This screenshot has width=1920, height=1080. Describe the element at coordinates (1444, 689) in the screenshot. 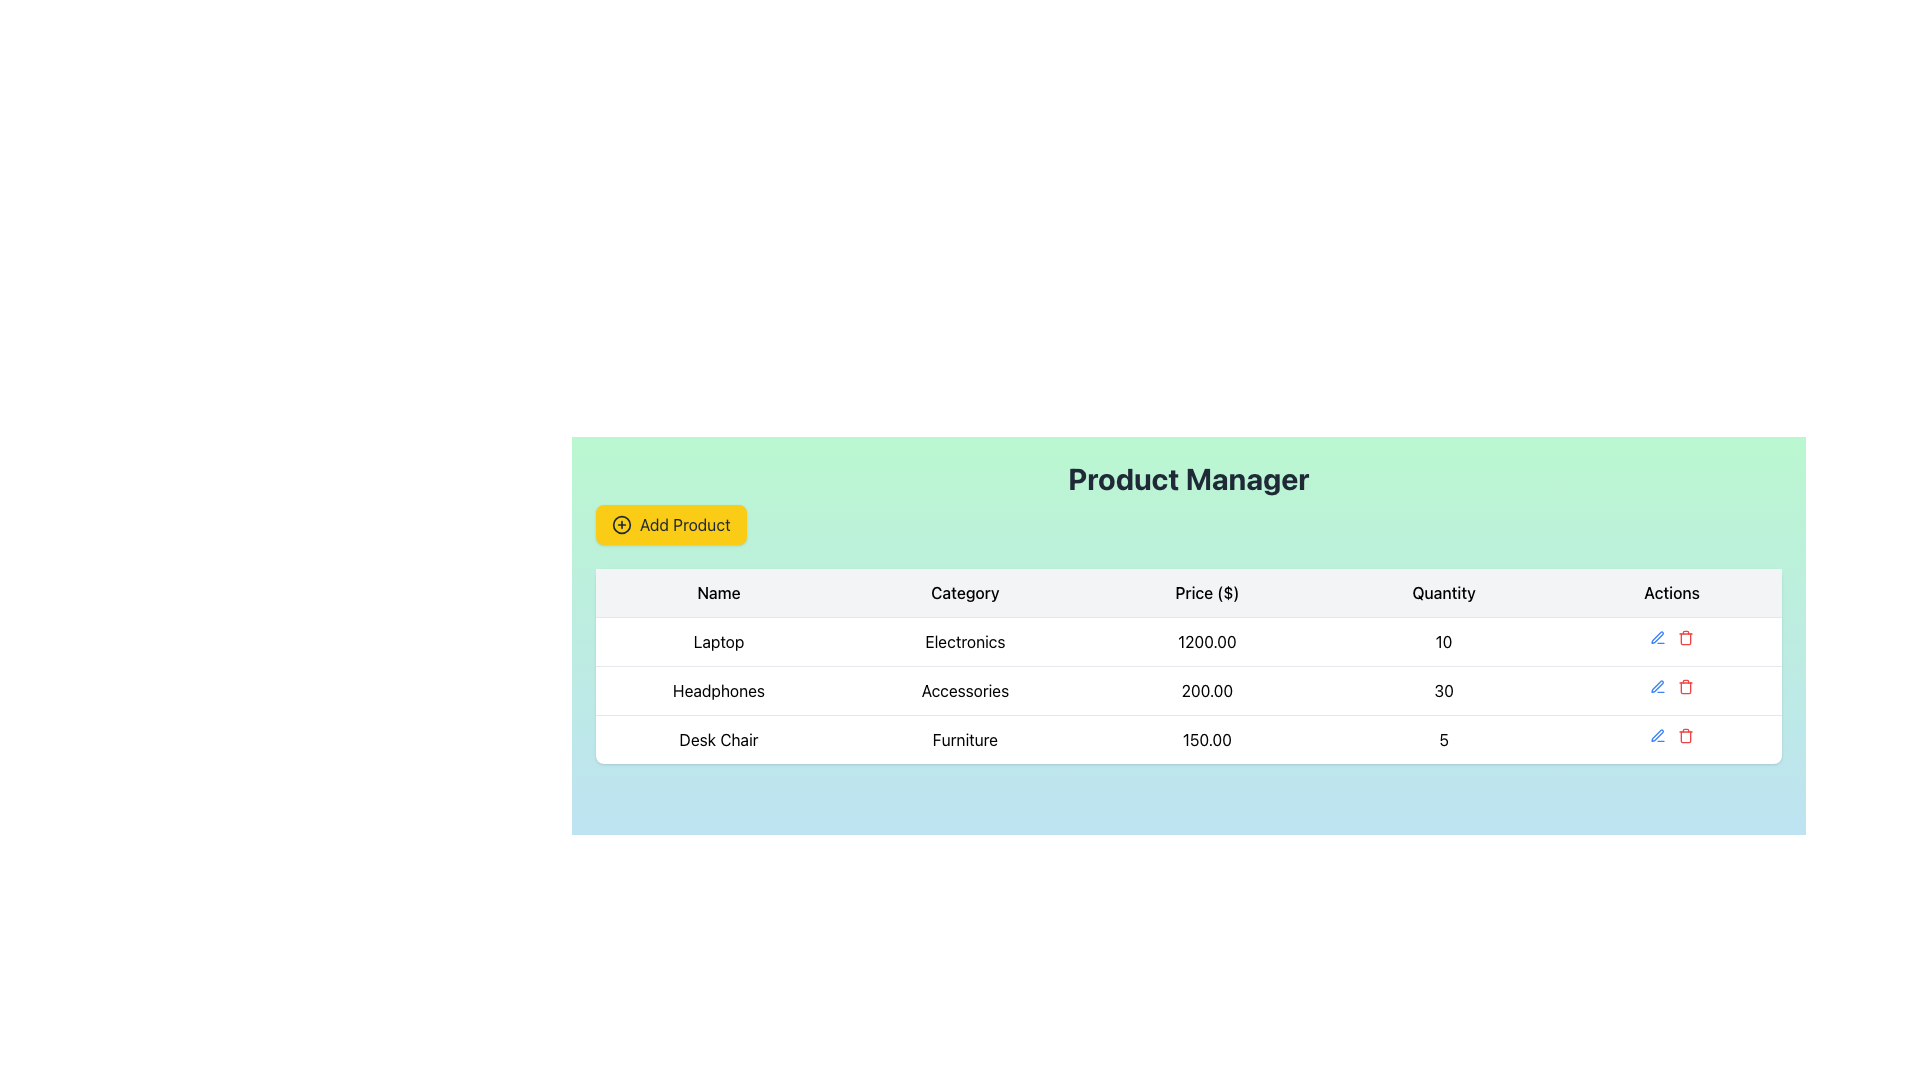

I see `the non-interactive quantity text element representing the quantity of Headphones in the table located in the fourth column of the second row, adjacent to '200.00' and action icons` at that location.